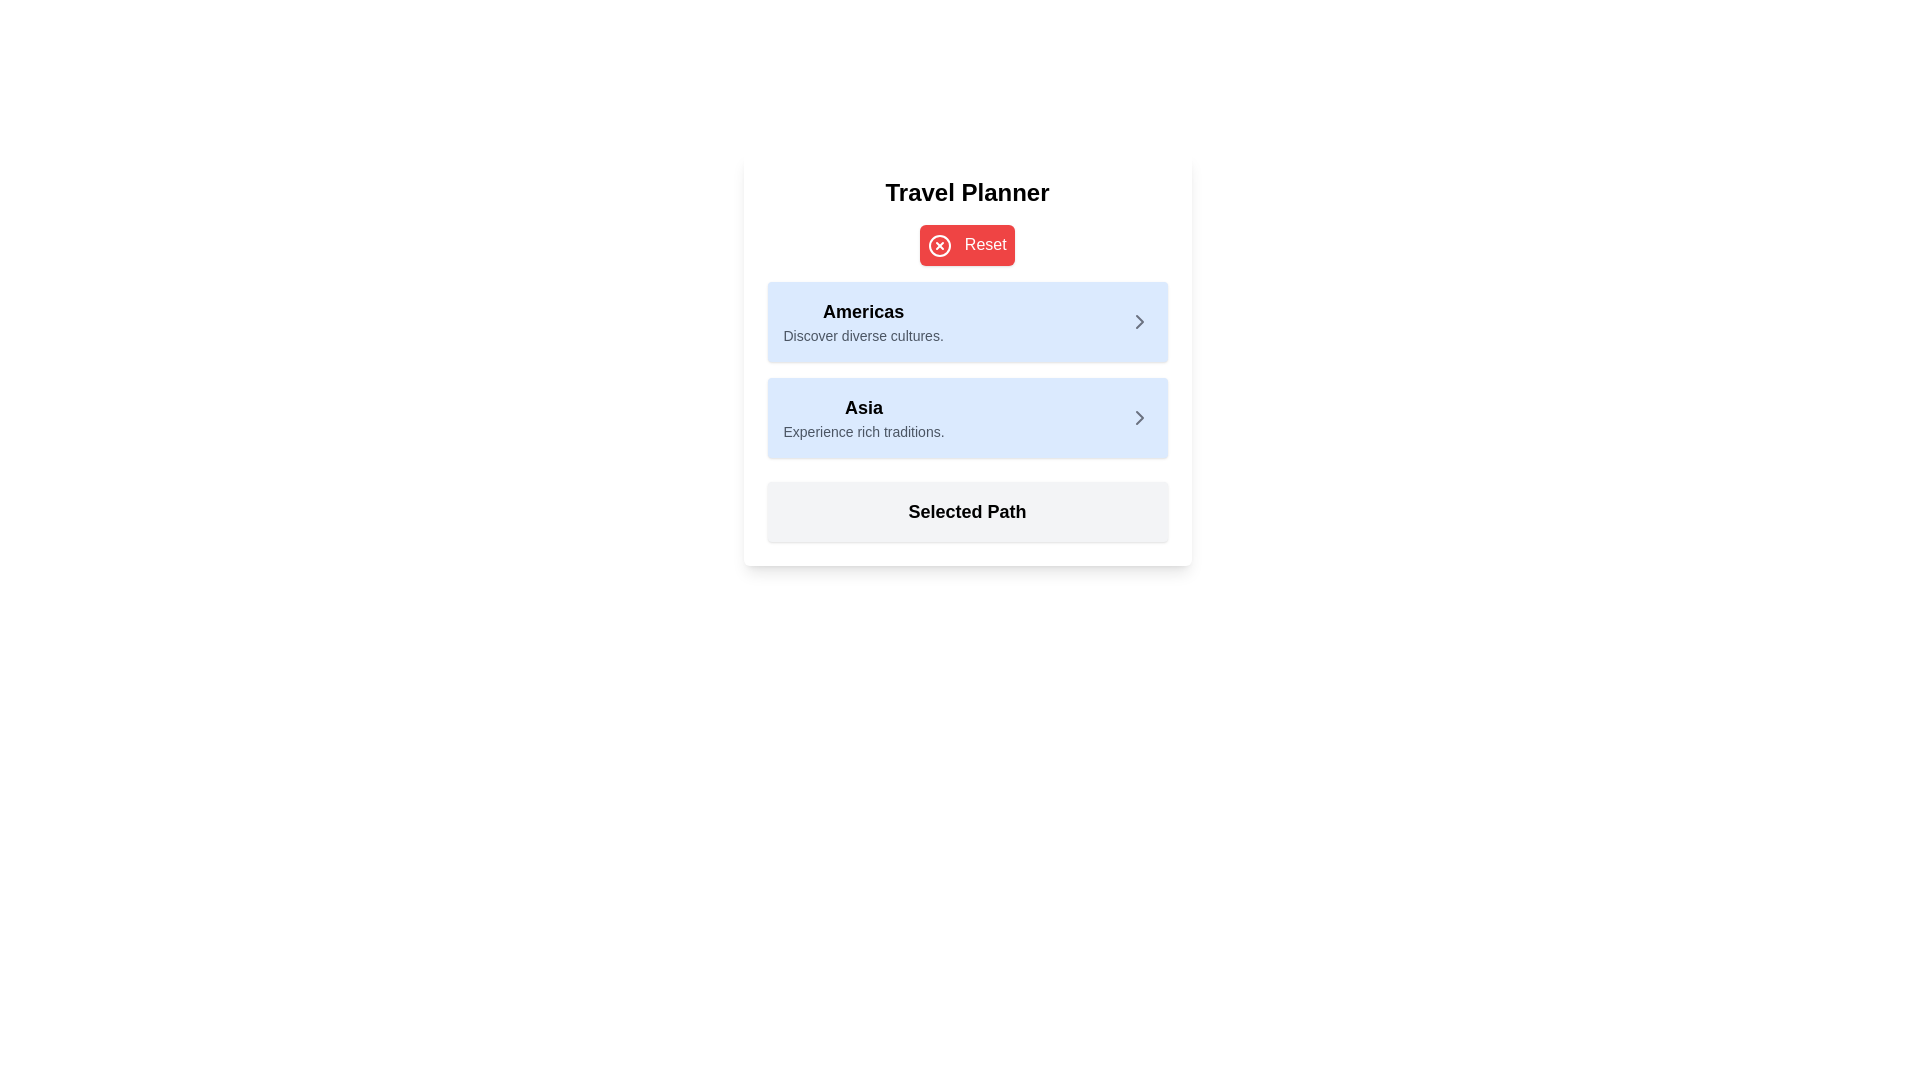 The image size is (1920, 1080). I want to click on the chevron icon located at the far right end of the second menu item labeled 'Asia\nExperience rich traditions.' within the light blue card, so click(1139, 416).